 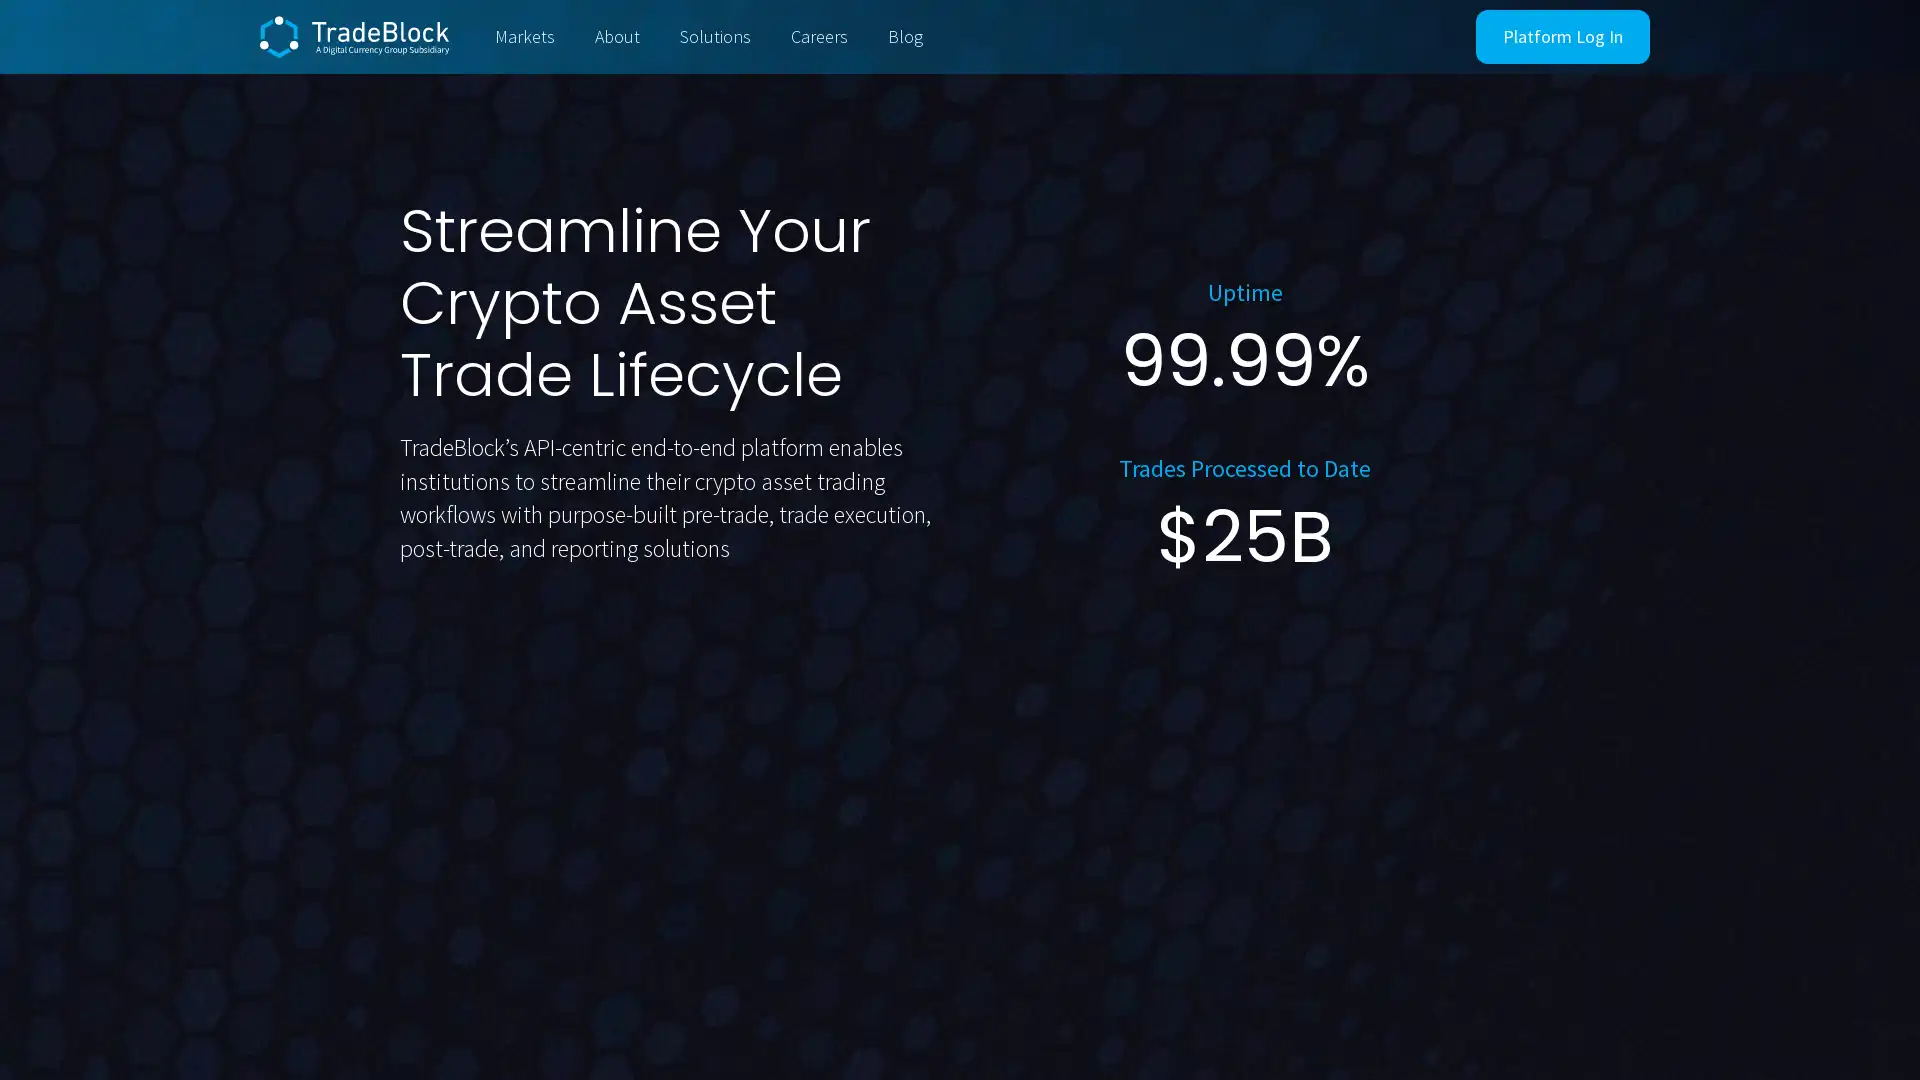 What do you see at coordinates (504, 661) in the screenshot?
I see `Schedule Demo` at bounding box center [504, 661].